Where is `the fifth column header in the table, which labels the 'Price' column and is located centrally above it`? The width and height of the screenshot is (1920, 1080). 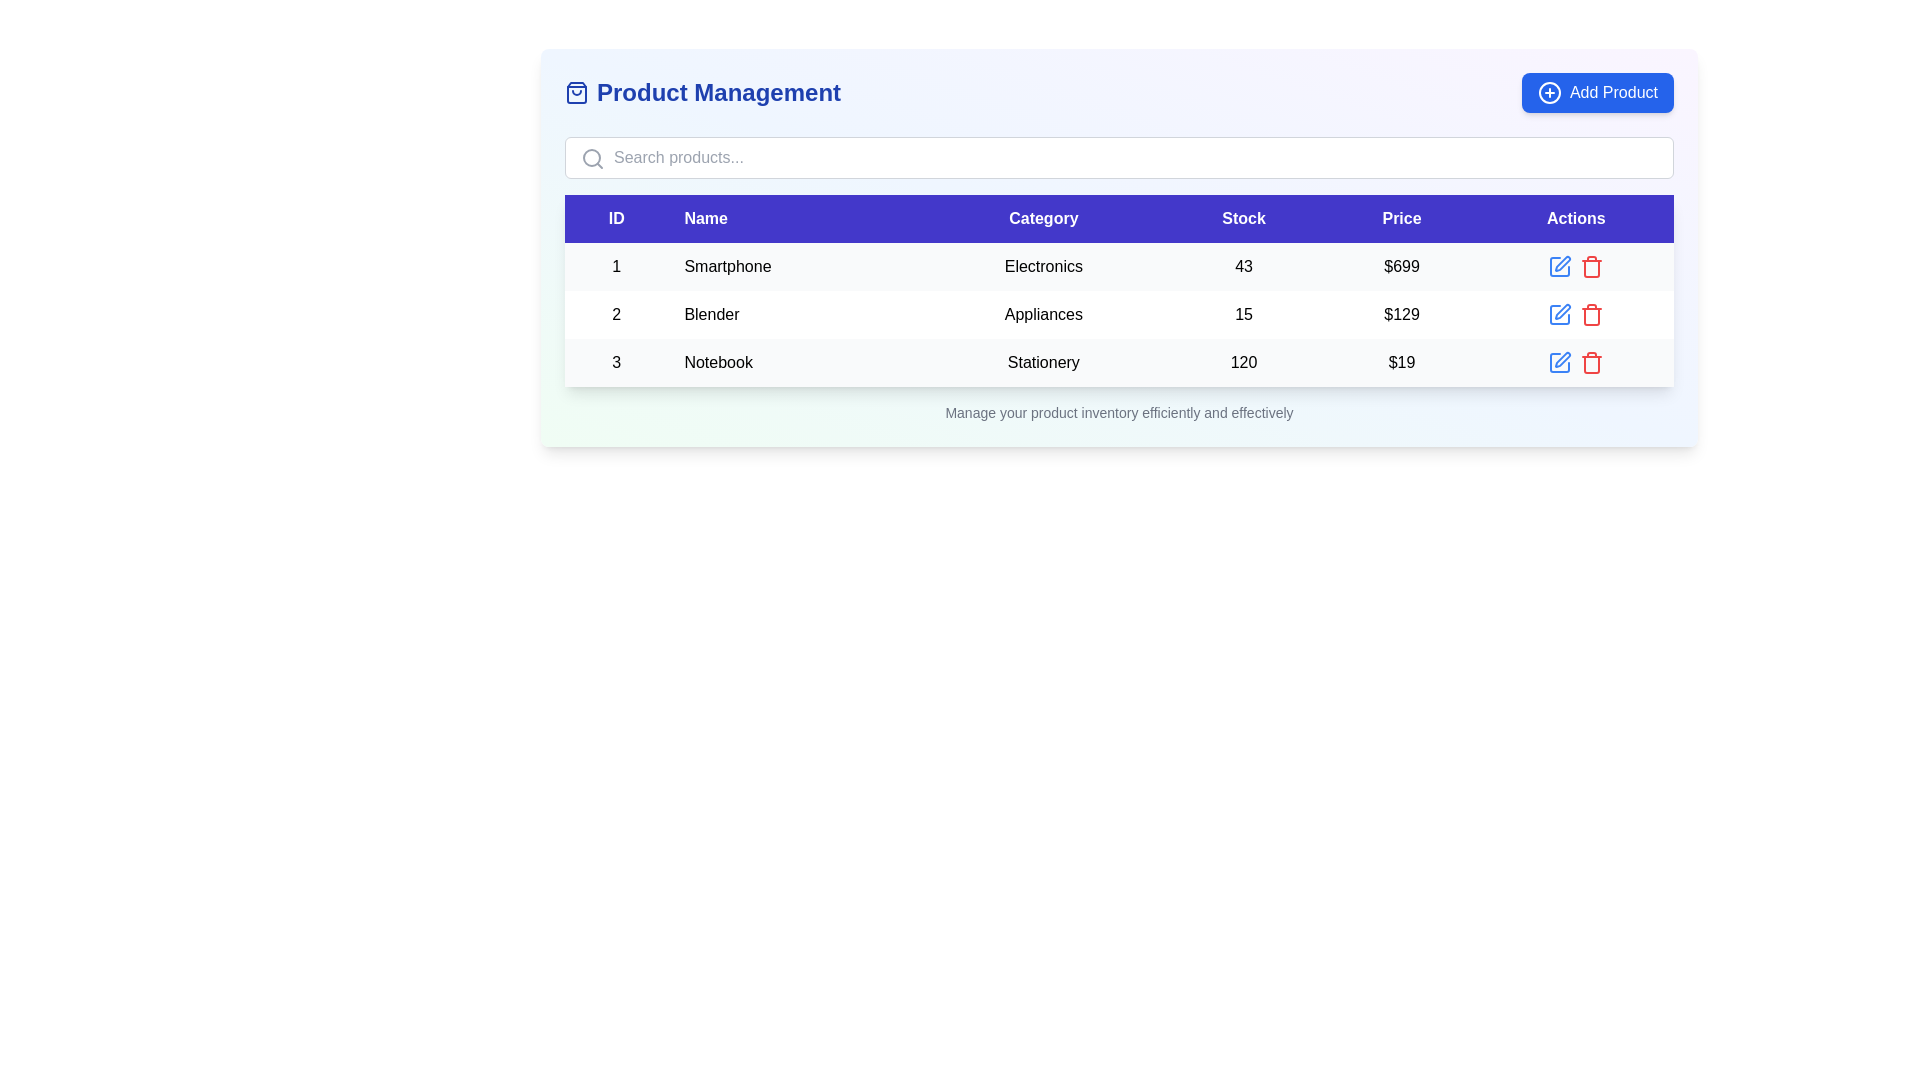
the fifth column header in the table, which labels the 'Price' column and is located centrally above it is located at coordinates (1400, 219).